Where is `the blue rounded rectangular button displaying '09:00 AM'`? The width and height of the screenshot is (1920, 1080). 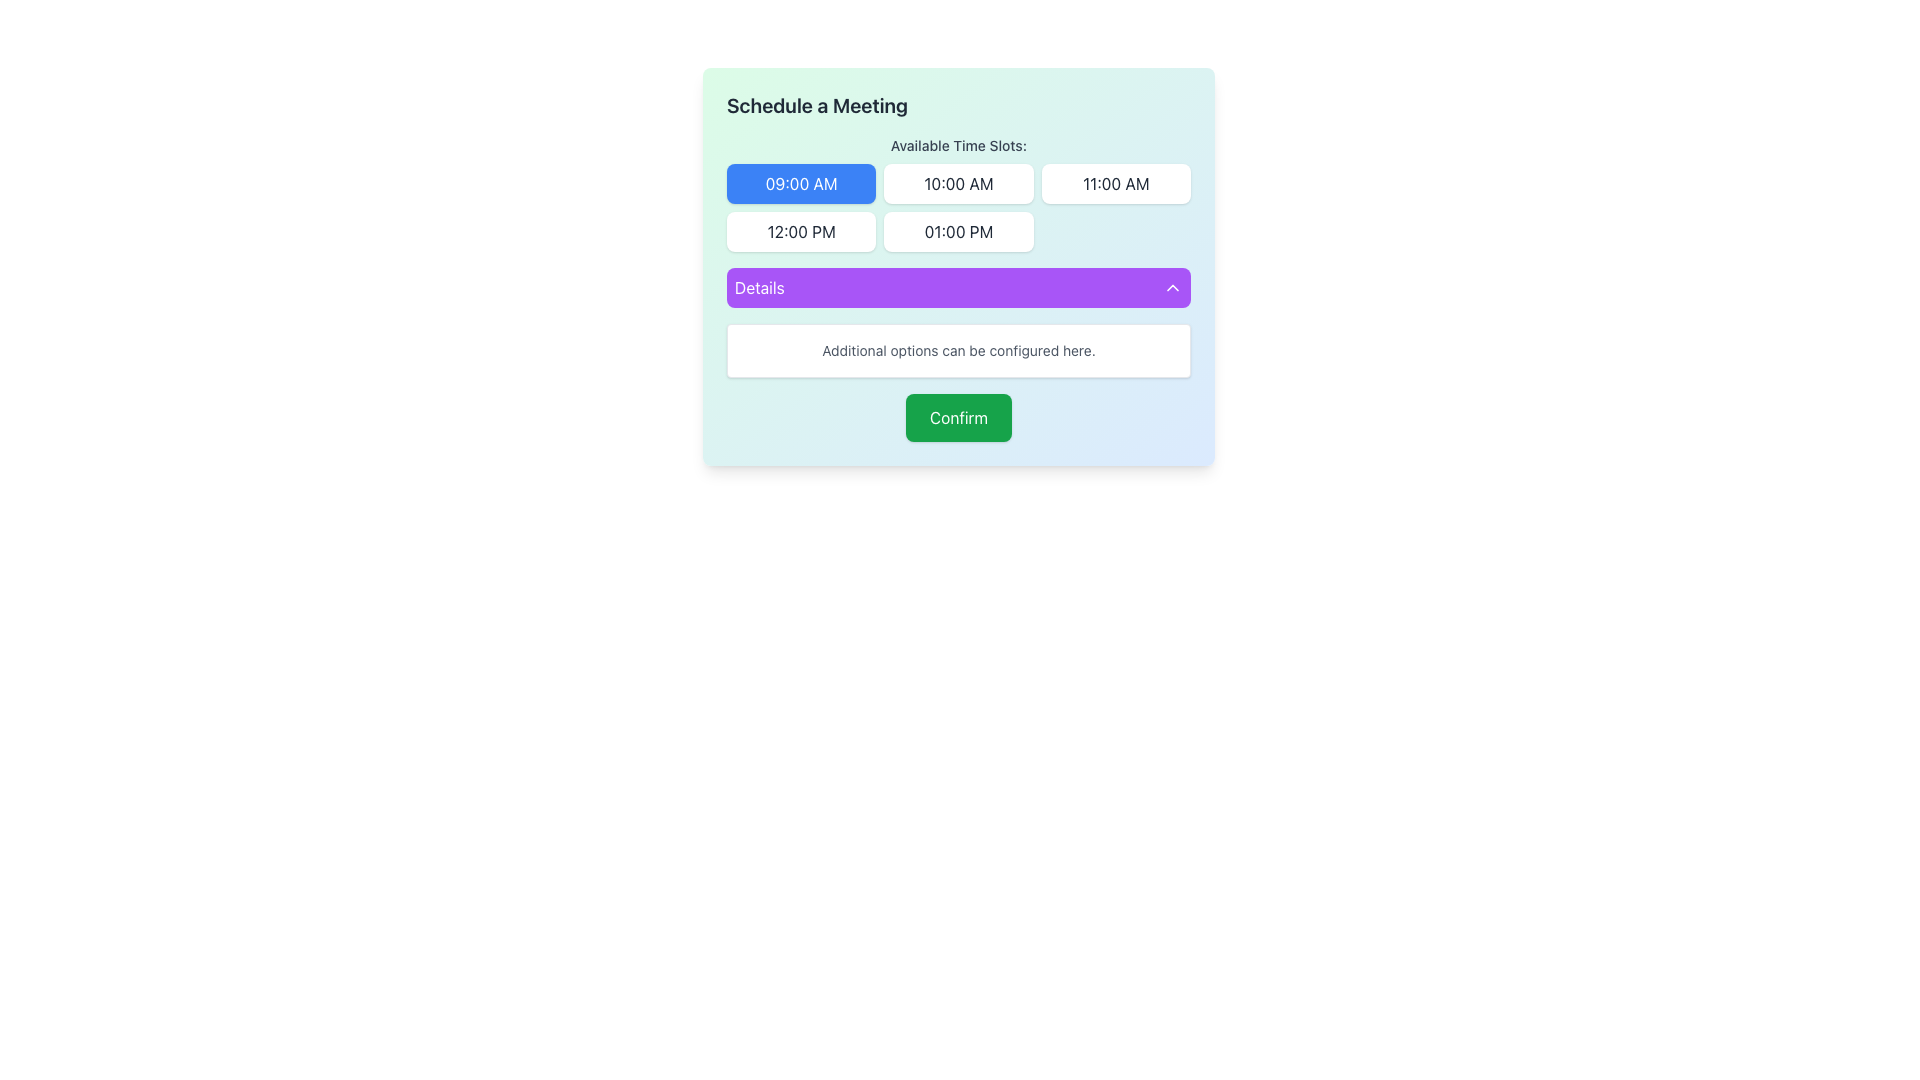
the blue rounded rectangular button displaying '09:00 AM' is located at coordinates (801, 184).